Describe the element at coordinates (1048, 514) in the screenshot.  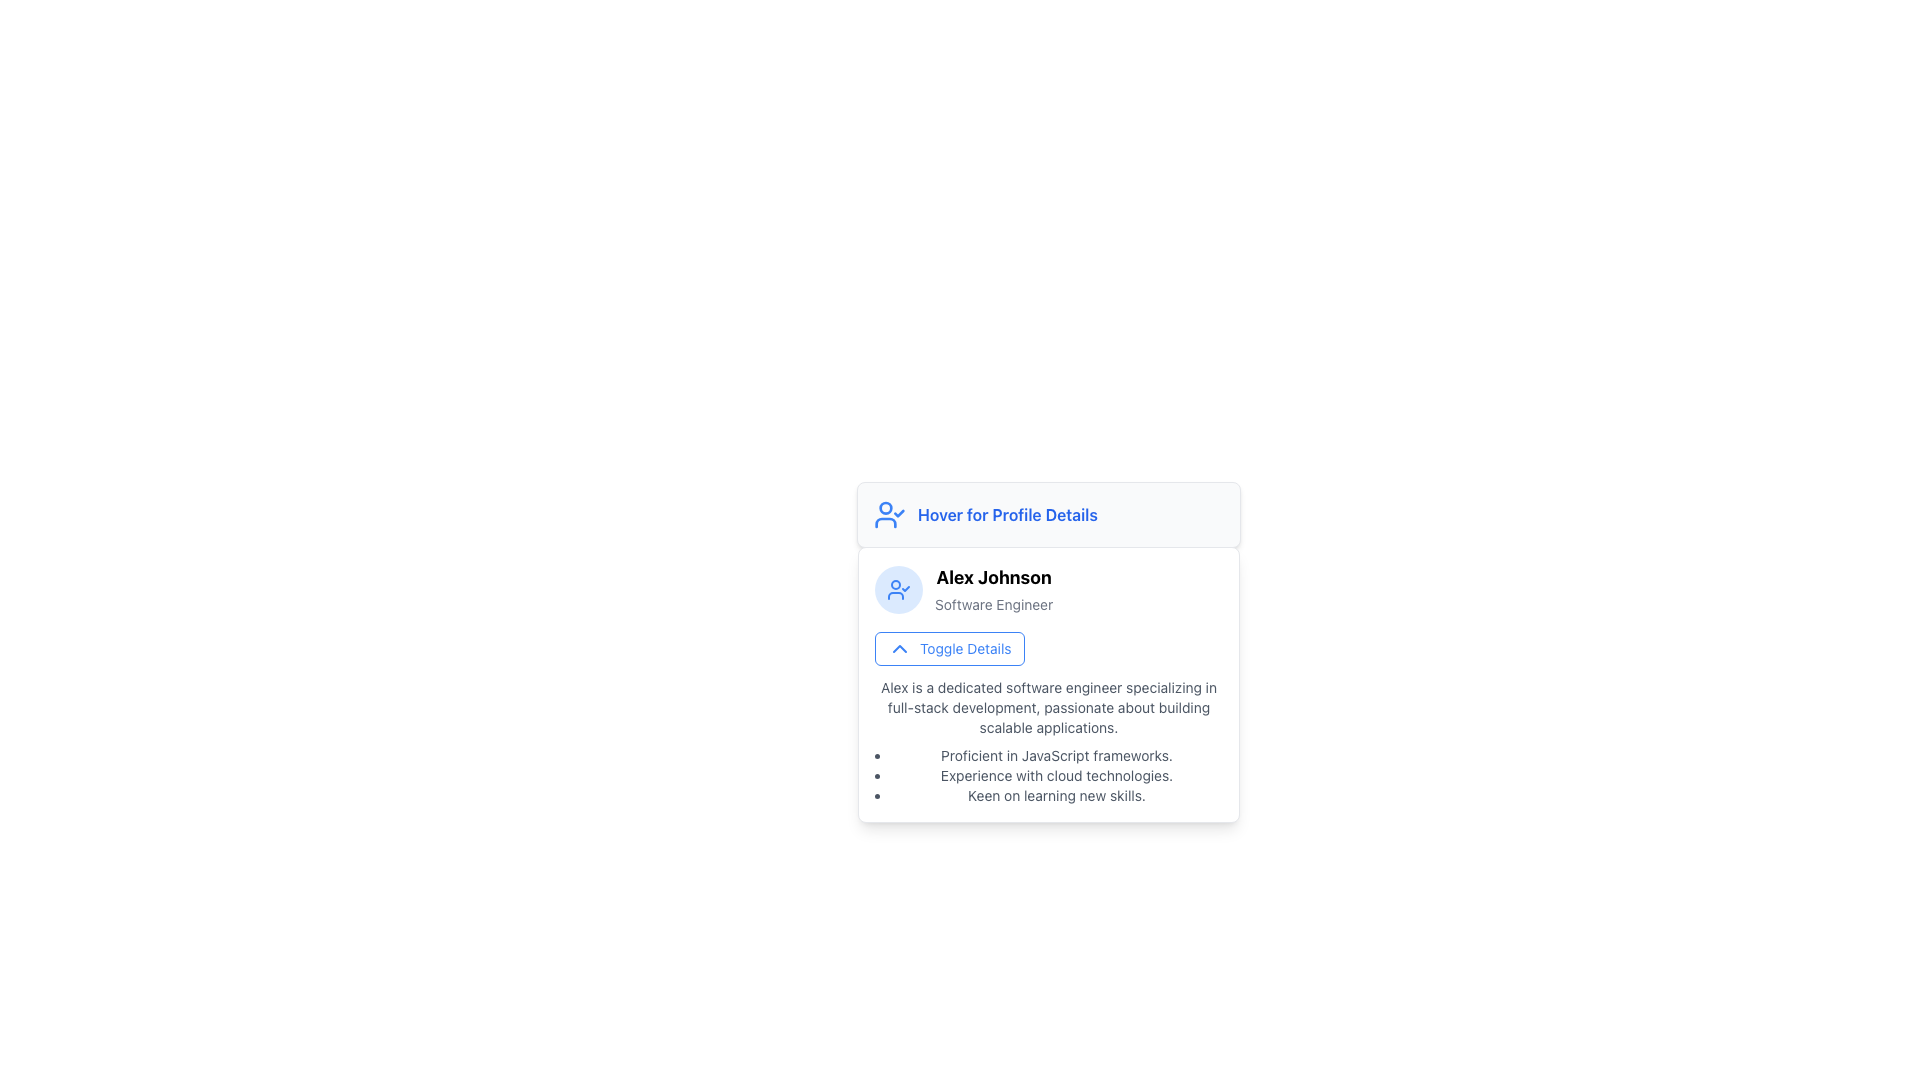
I see `the Static Text Label with Icon that displays 'Hover for Profile Details' and includes a user profile icon with a checkmark, located above the 'Alex Johnson' profile section` at that location.